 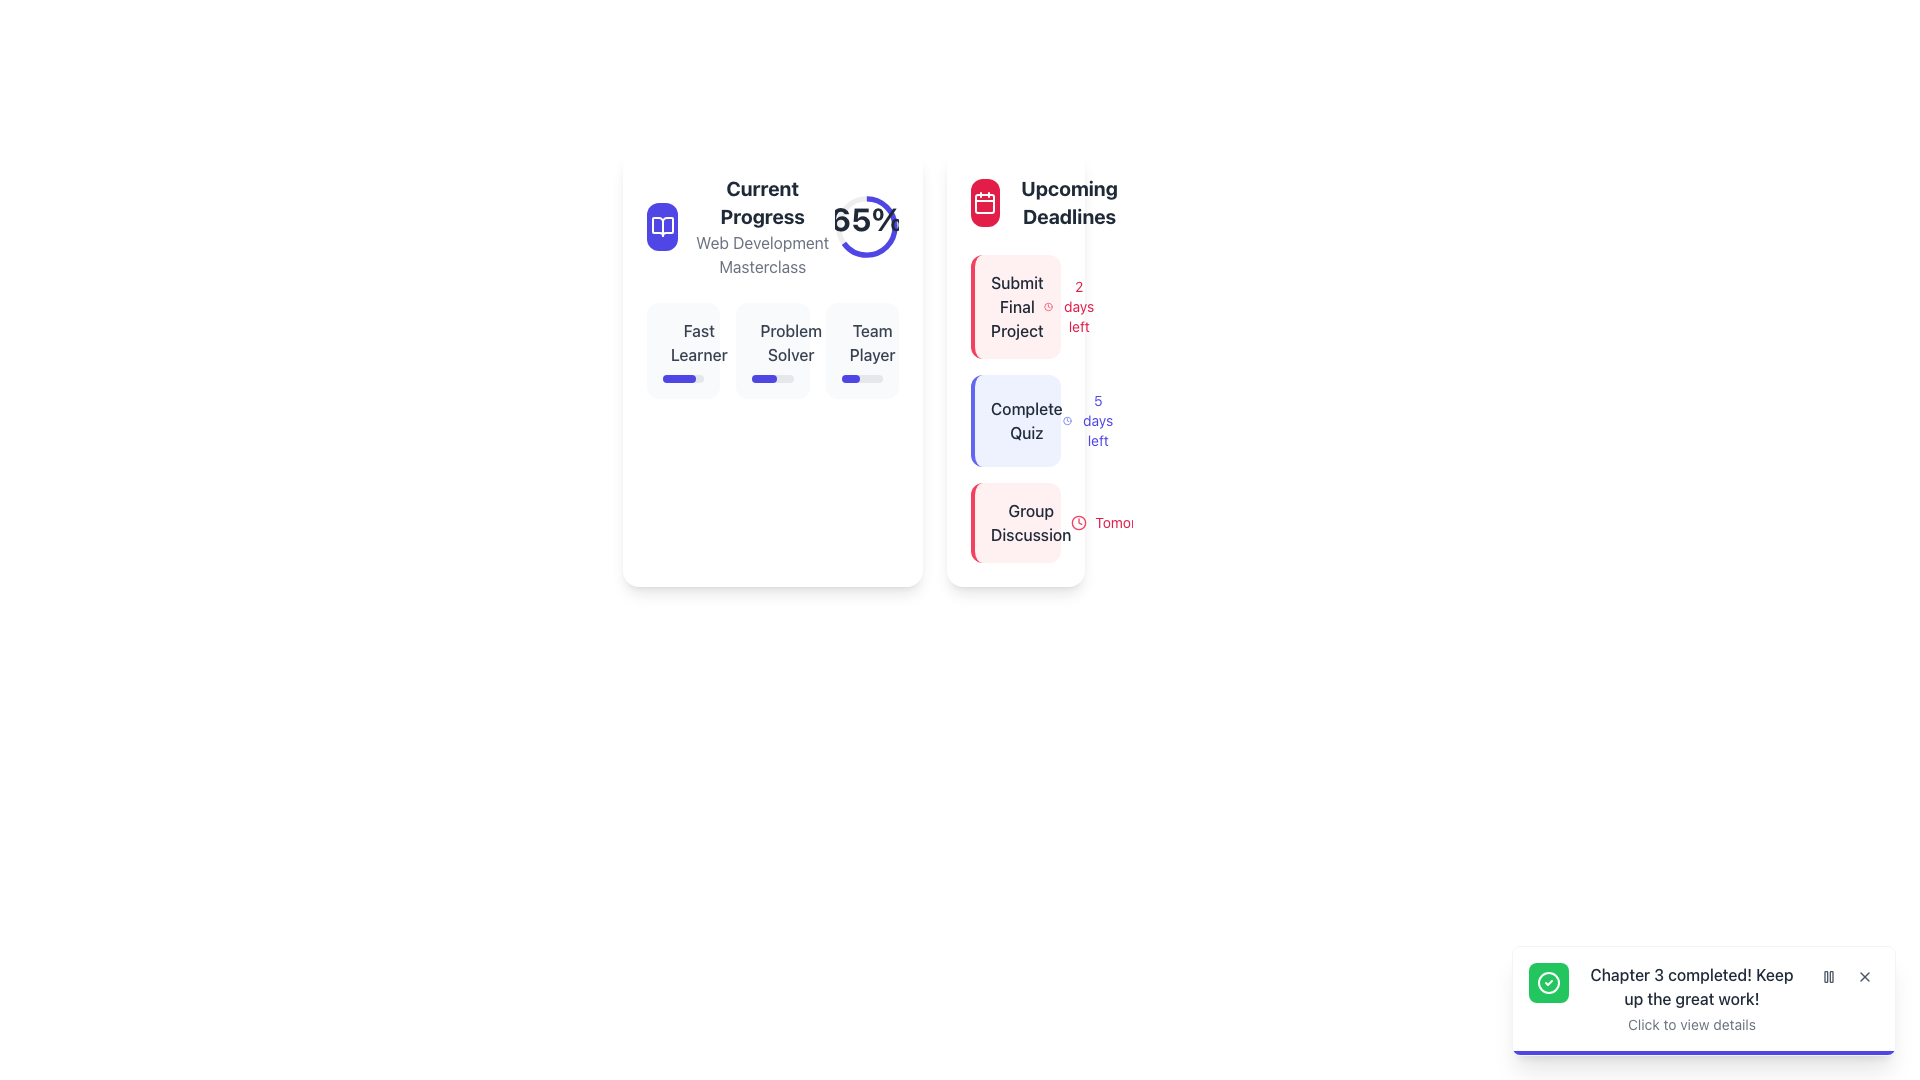 I want to click on the clock icon that signifies a time-related context, located in the bottom-right corner of the rightmost card under the 'Group Discussion' label, so click(x=1078, y=522).